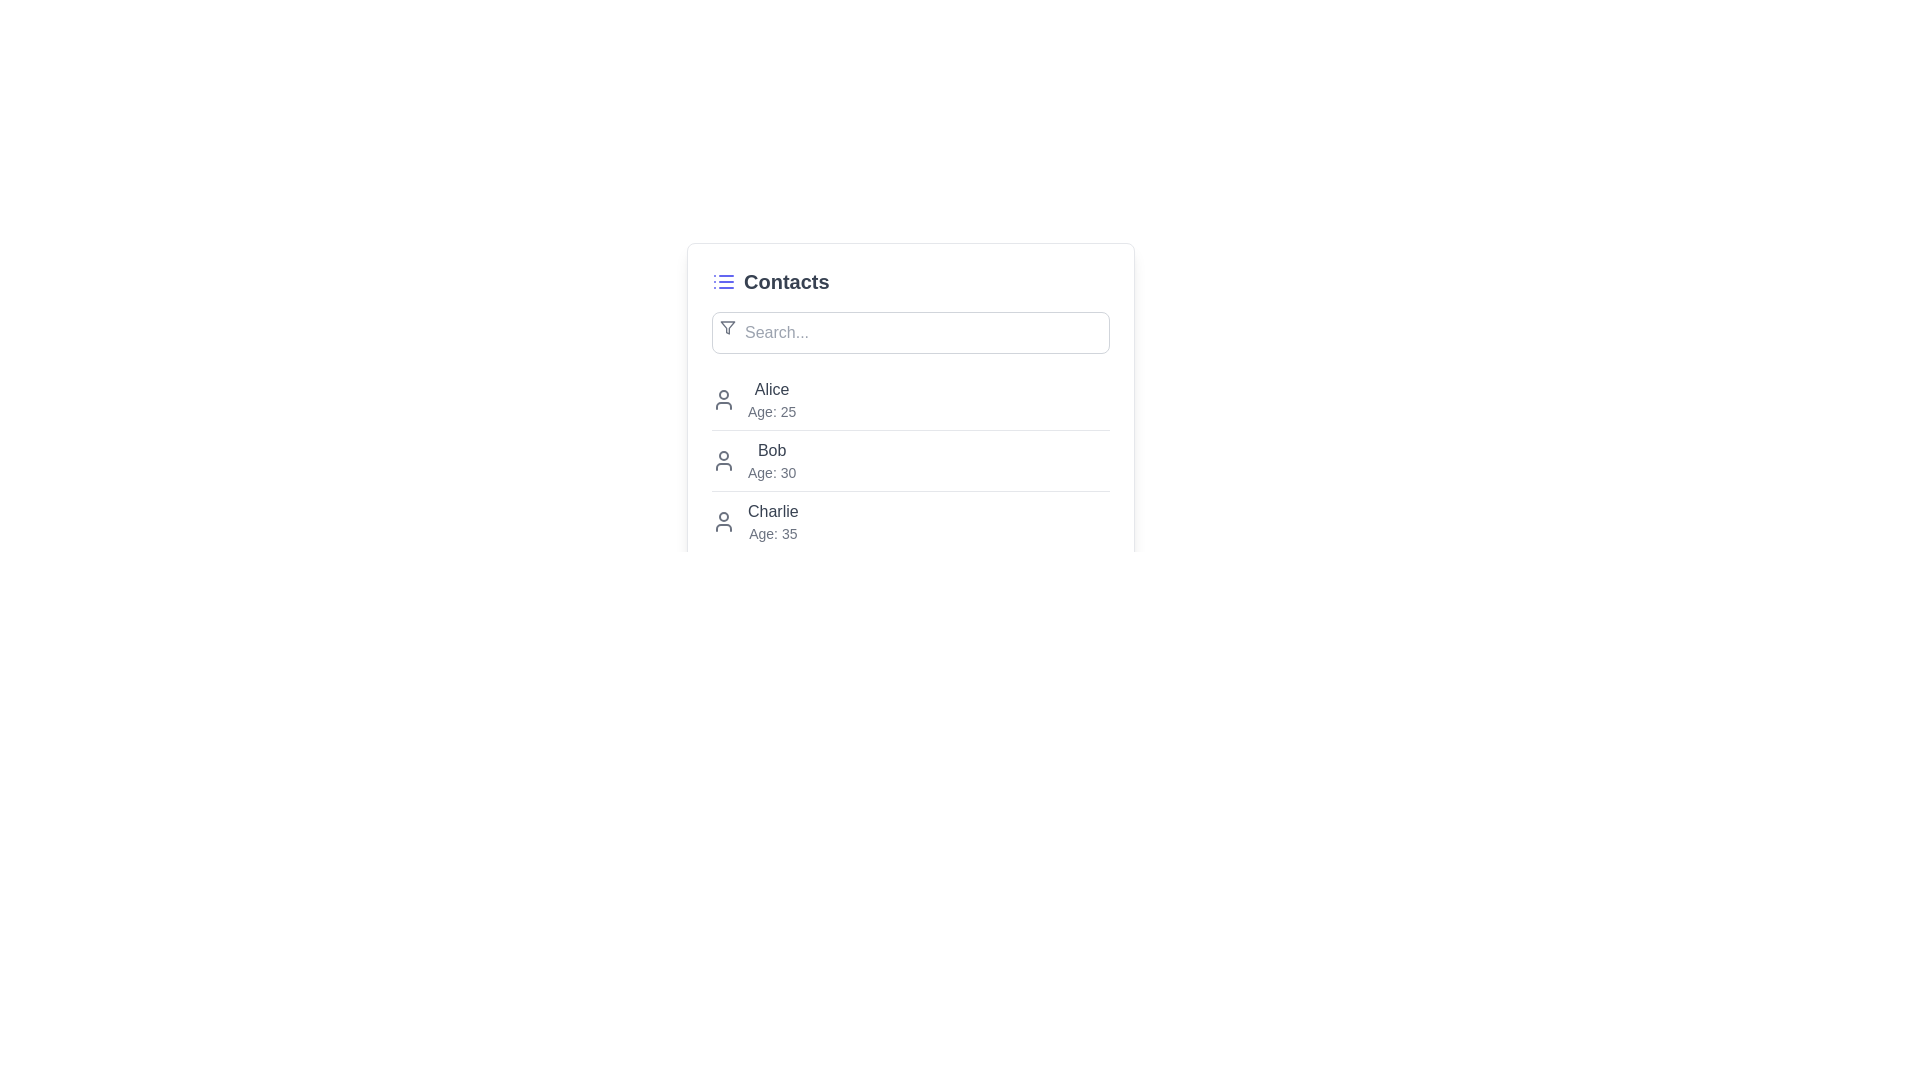  What do you see at coordinates (772, 532) in the screenshot?
I see `the text label displaying 'Age: 35' that is styled with a small font size and gray color, located below the name 'Charlie' in the contact list` at bounding box center [772, 532].